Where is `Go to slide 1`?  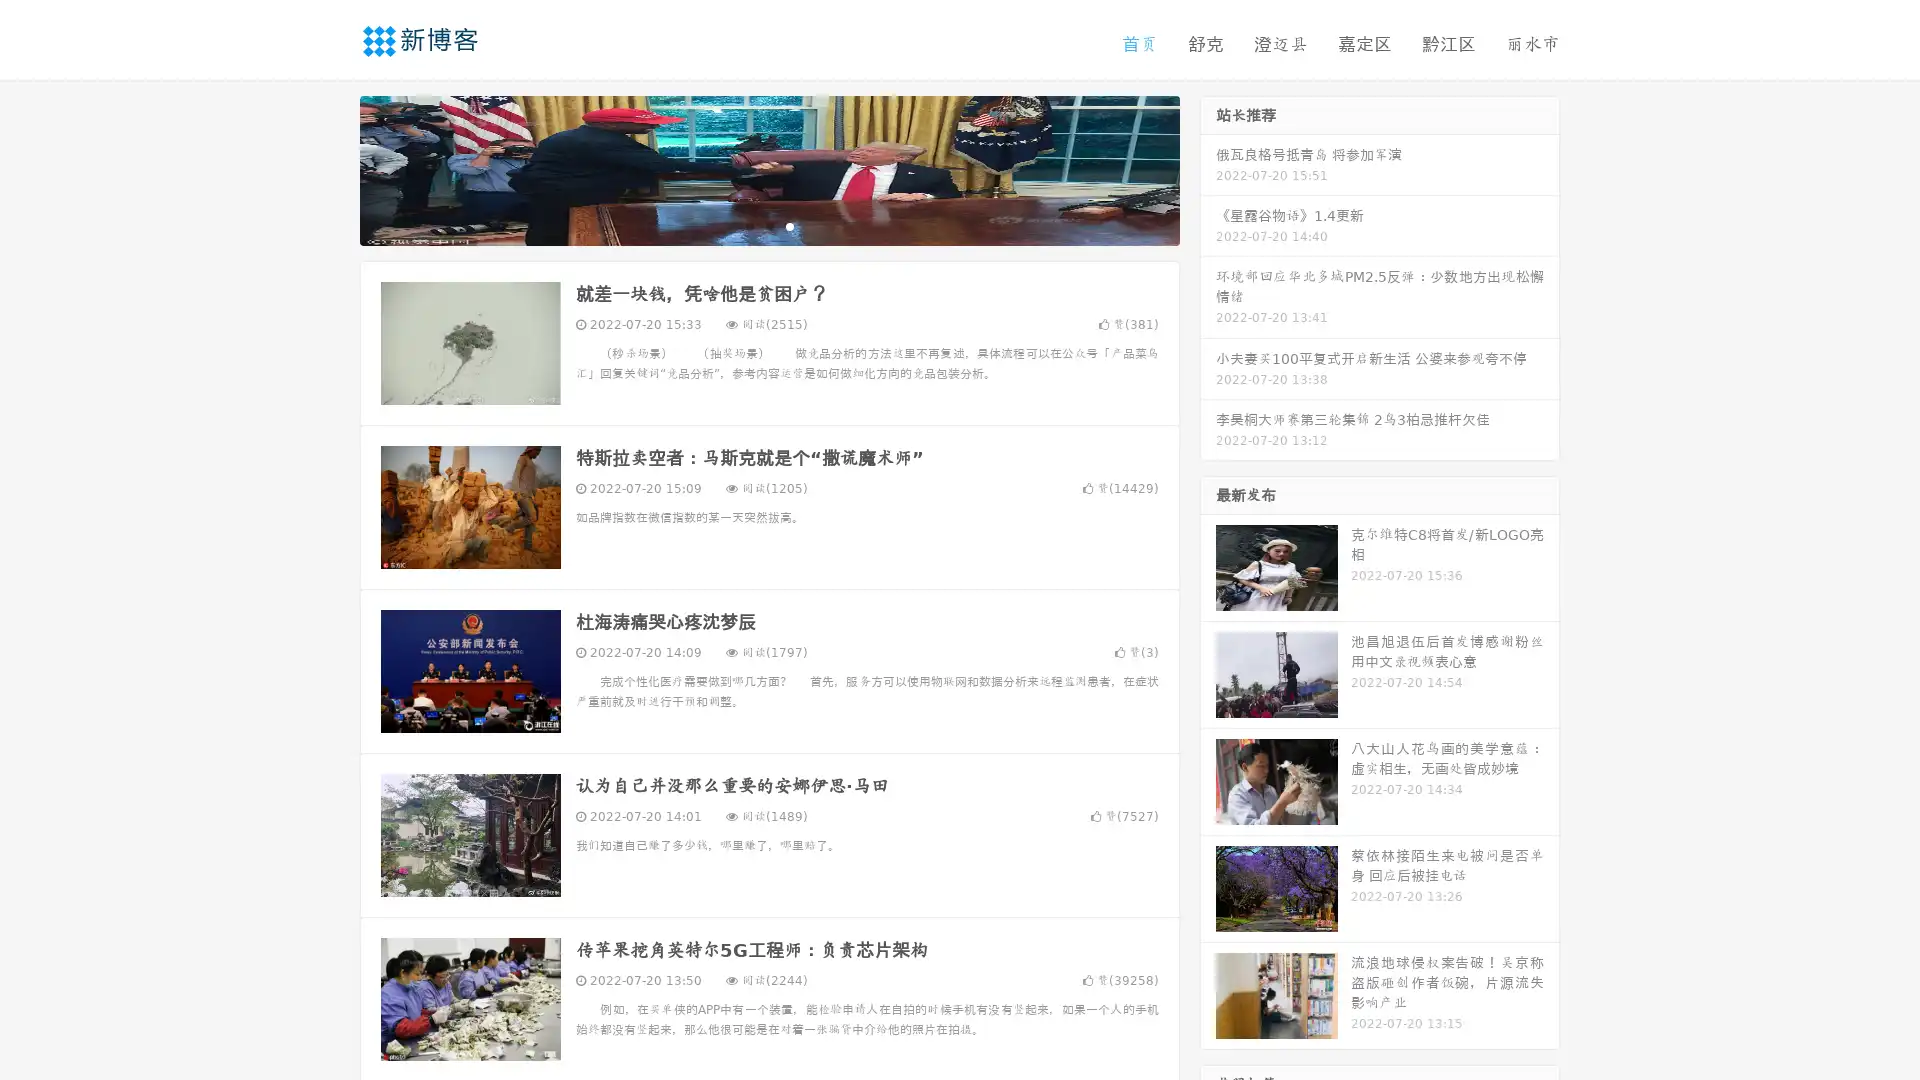
Go to slide 1 is located at coordinates (748, 225).